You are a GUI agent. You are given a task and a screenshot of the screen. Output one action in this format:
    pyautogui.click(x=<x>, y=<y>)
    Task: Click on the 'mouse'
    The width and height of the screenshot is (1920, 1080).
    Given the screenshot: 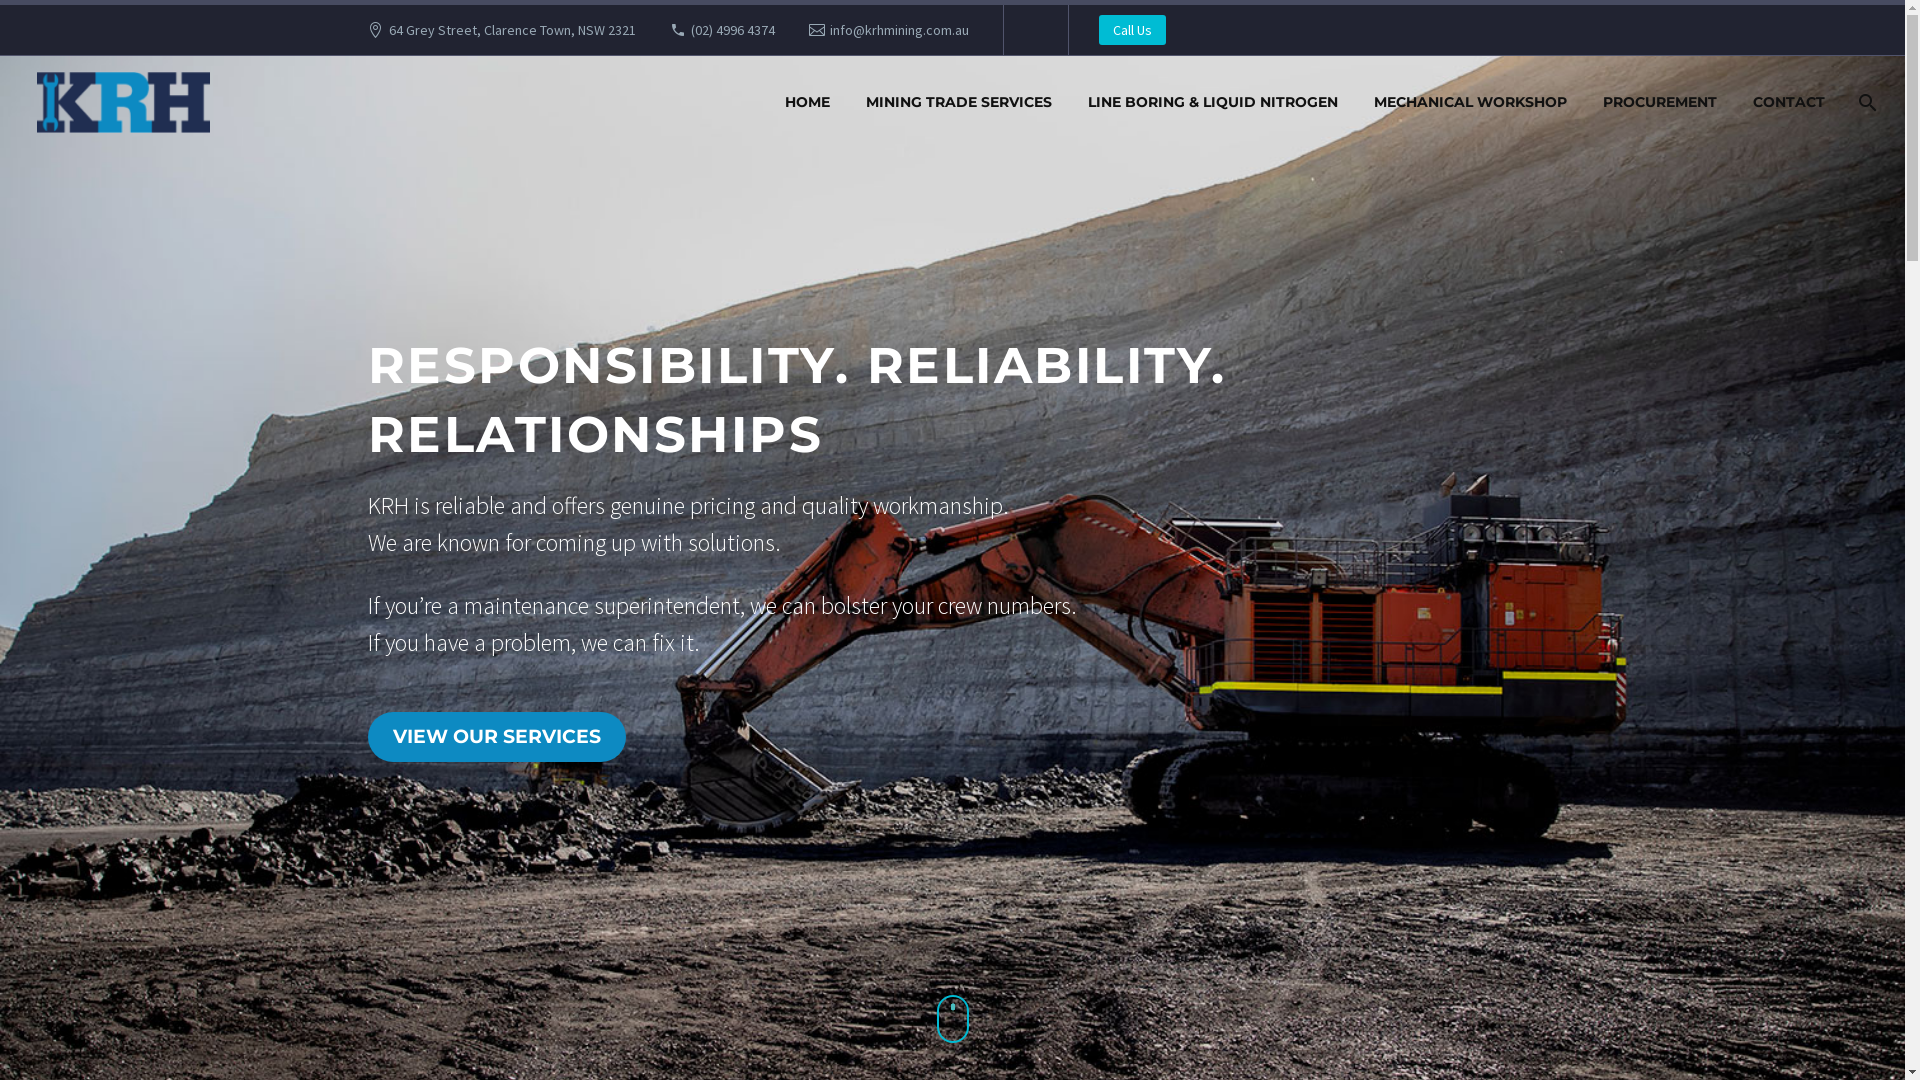 What is the action you would take?
    pyautogui.click(x=935, y=1018)
    